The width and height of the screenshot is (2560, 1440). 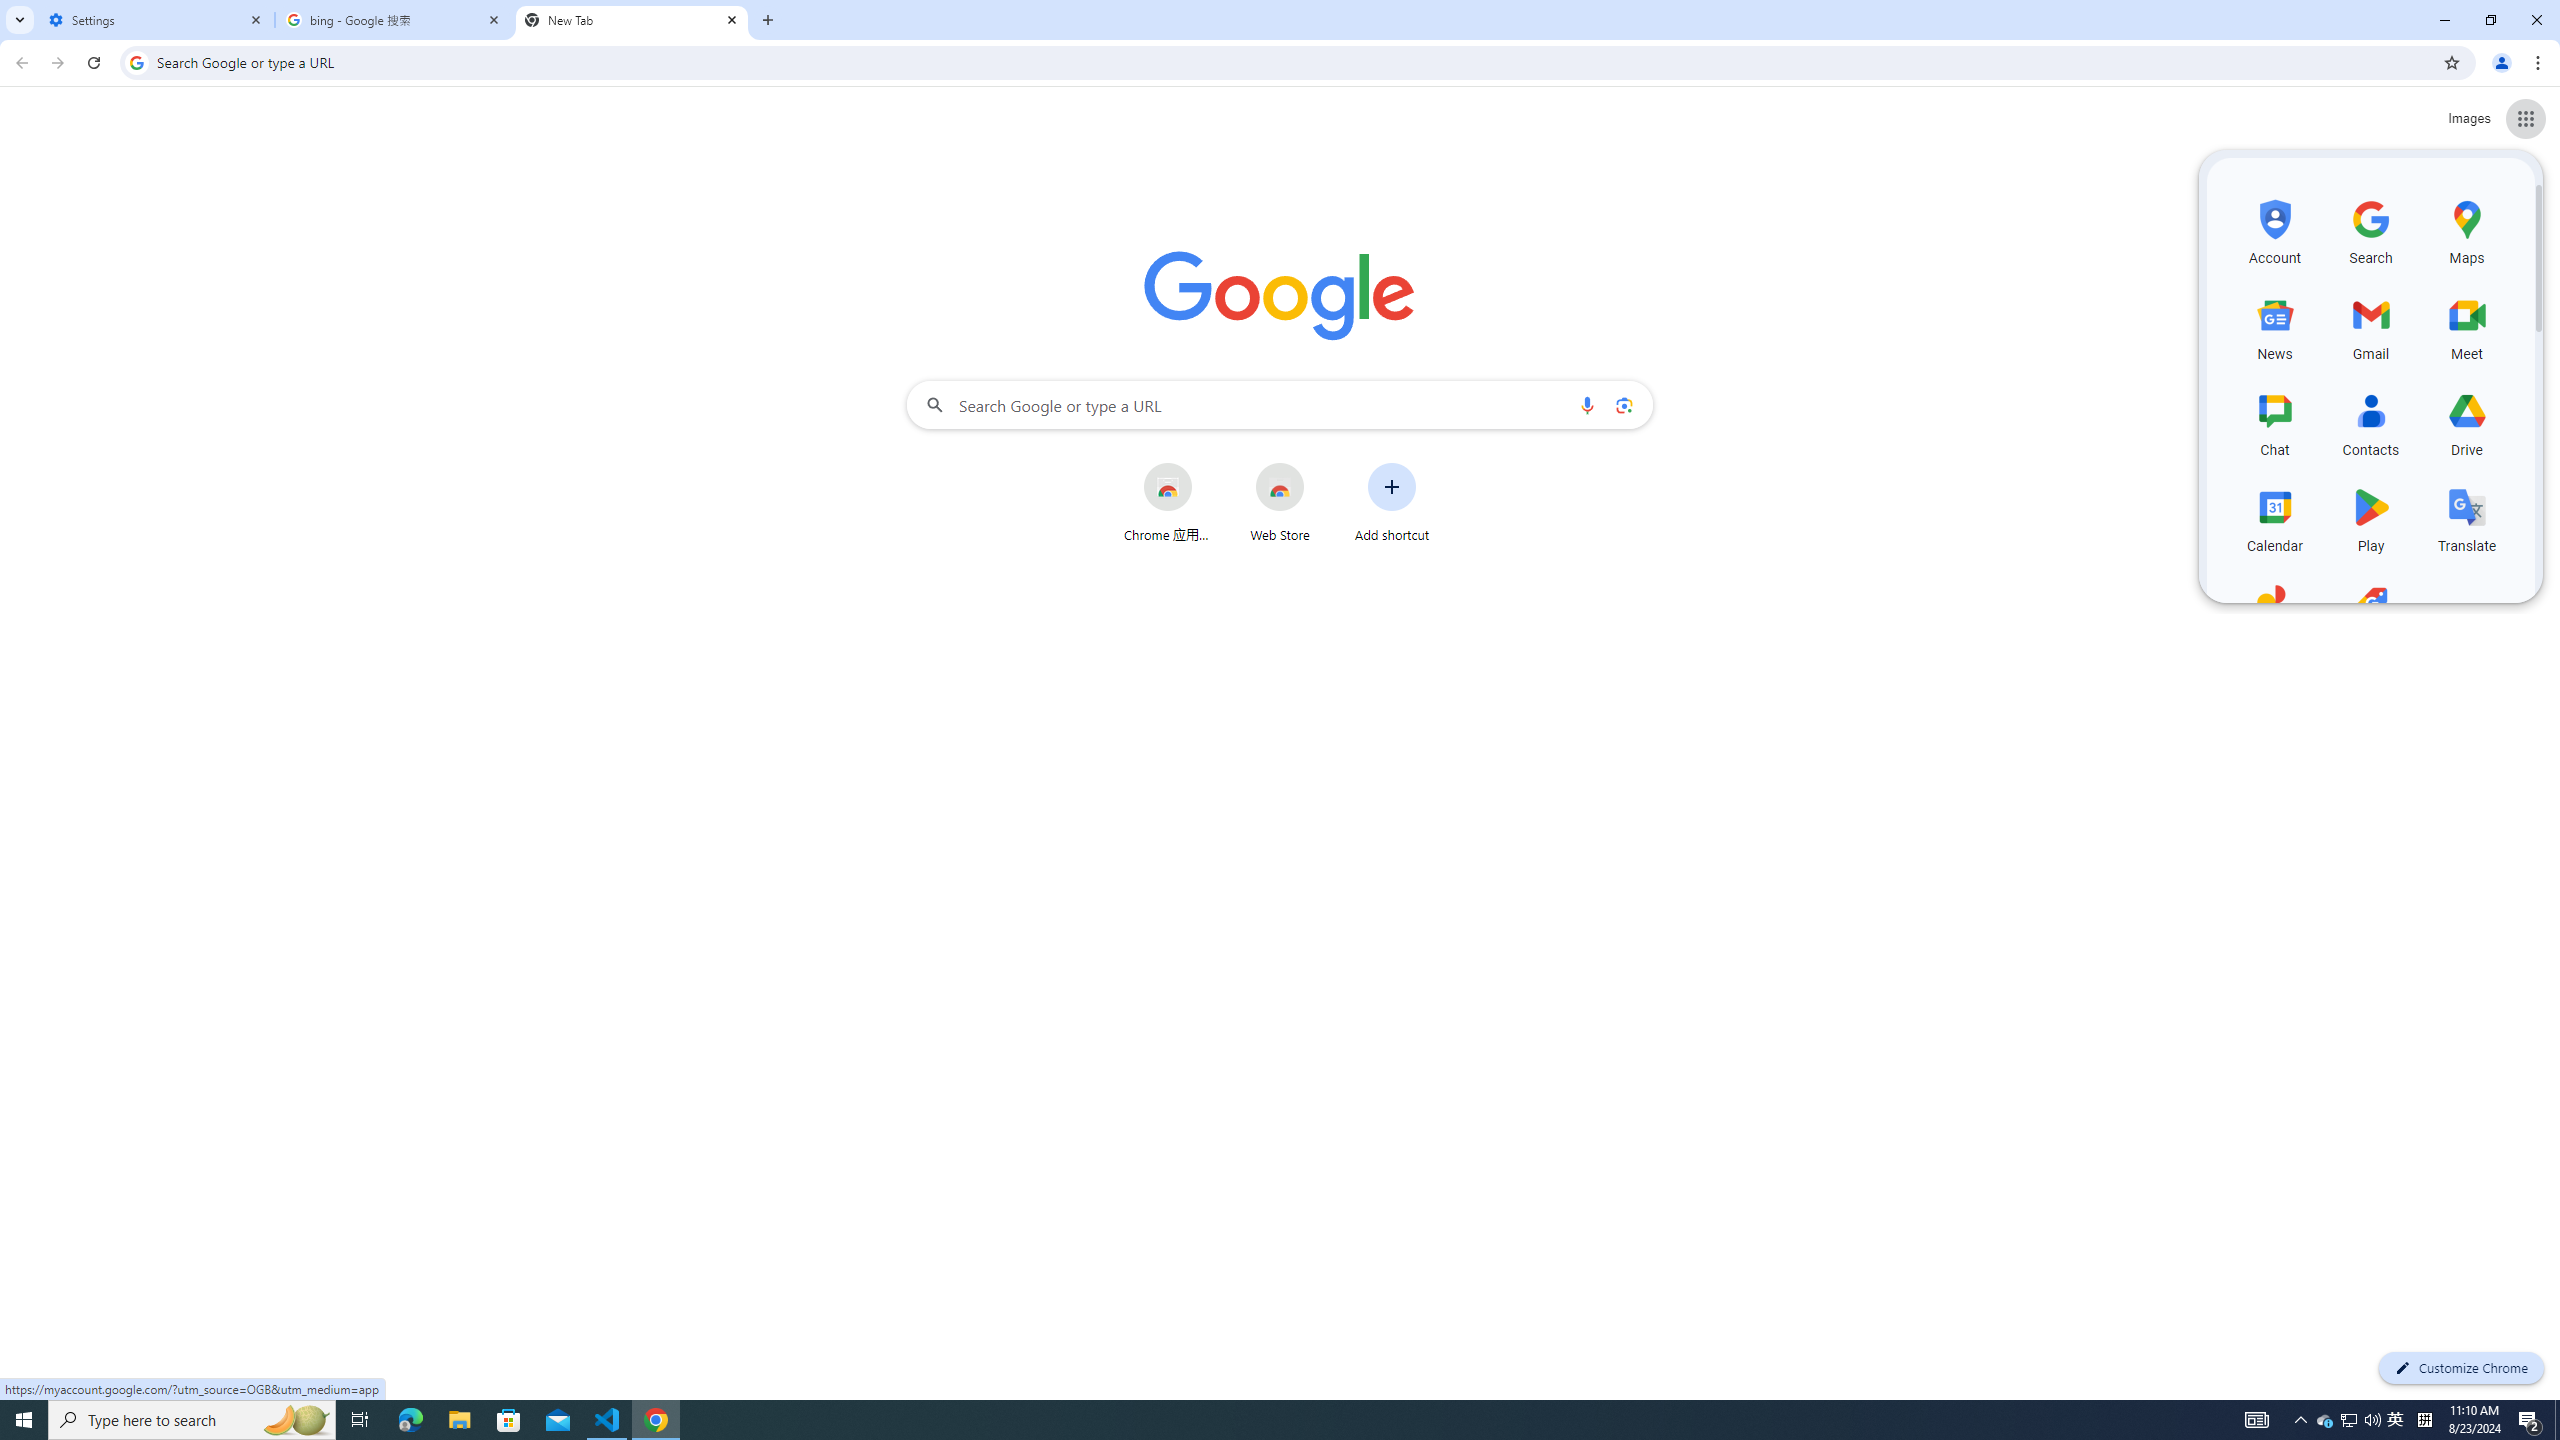 I want to click on 'Customize Chrome', so click(x=2461, y=1367).